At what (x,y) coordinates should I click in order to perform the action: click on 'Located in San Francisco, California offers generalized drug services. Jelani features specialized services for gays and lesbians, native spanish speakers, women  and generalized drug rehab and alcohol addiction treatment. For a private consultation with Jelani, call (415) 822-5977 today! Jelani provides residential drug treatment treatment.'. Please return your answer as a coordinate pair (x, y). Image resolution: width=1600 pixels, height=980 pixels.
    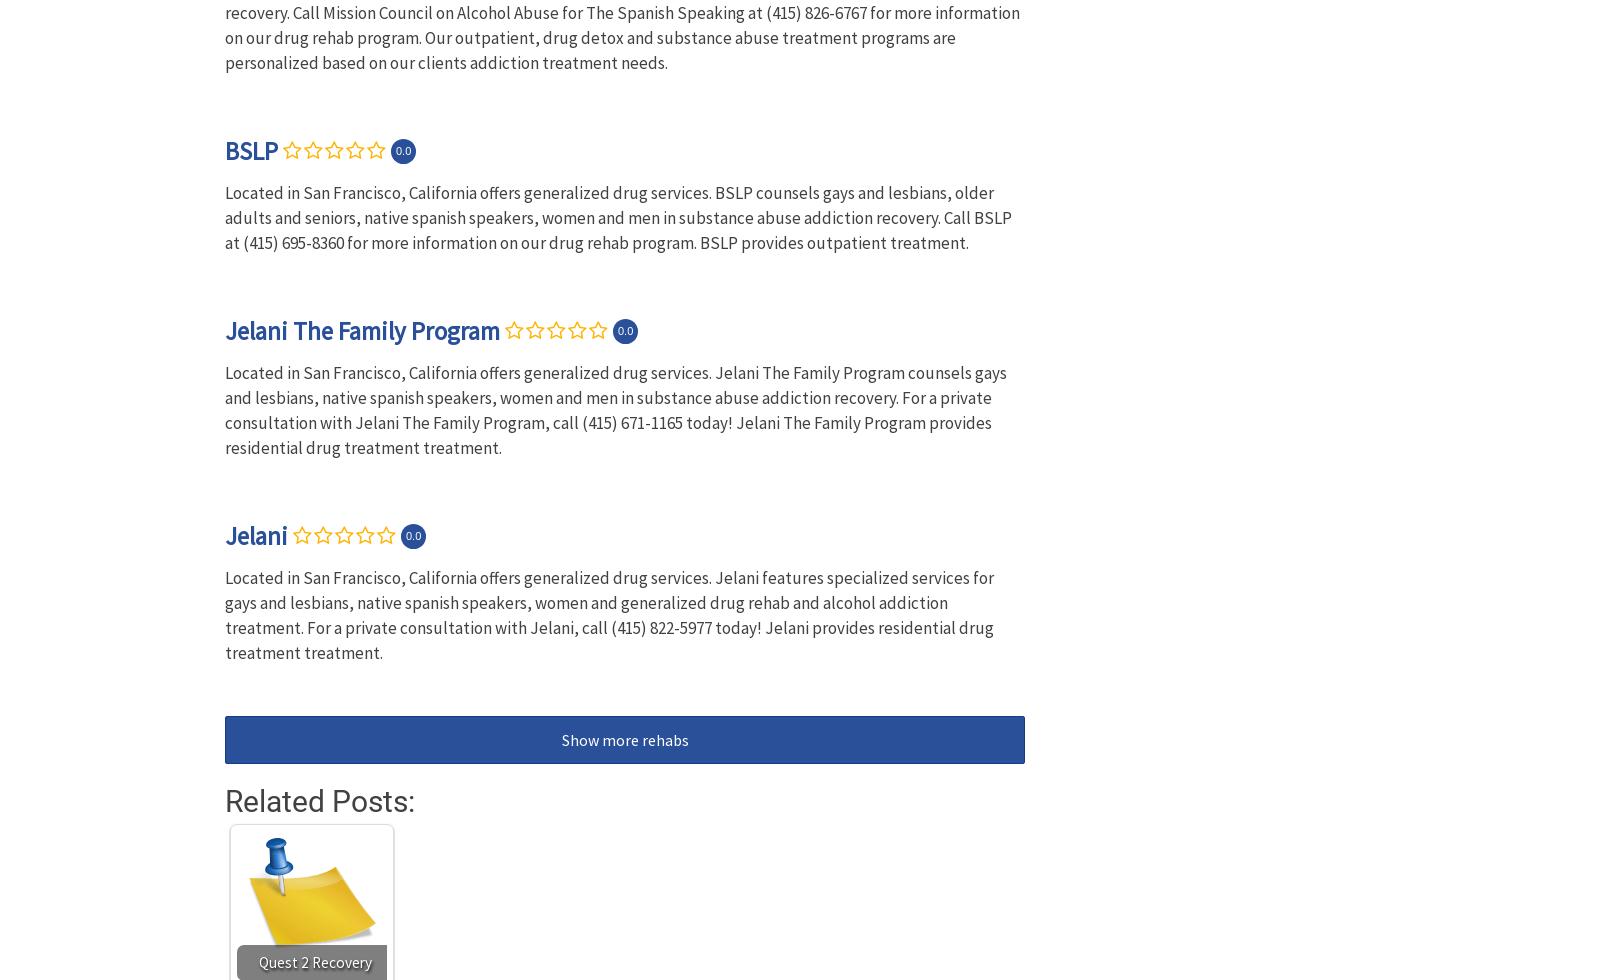
    Looking at the image, I should click on (609, 614).